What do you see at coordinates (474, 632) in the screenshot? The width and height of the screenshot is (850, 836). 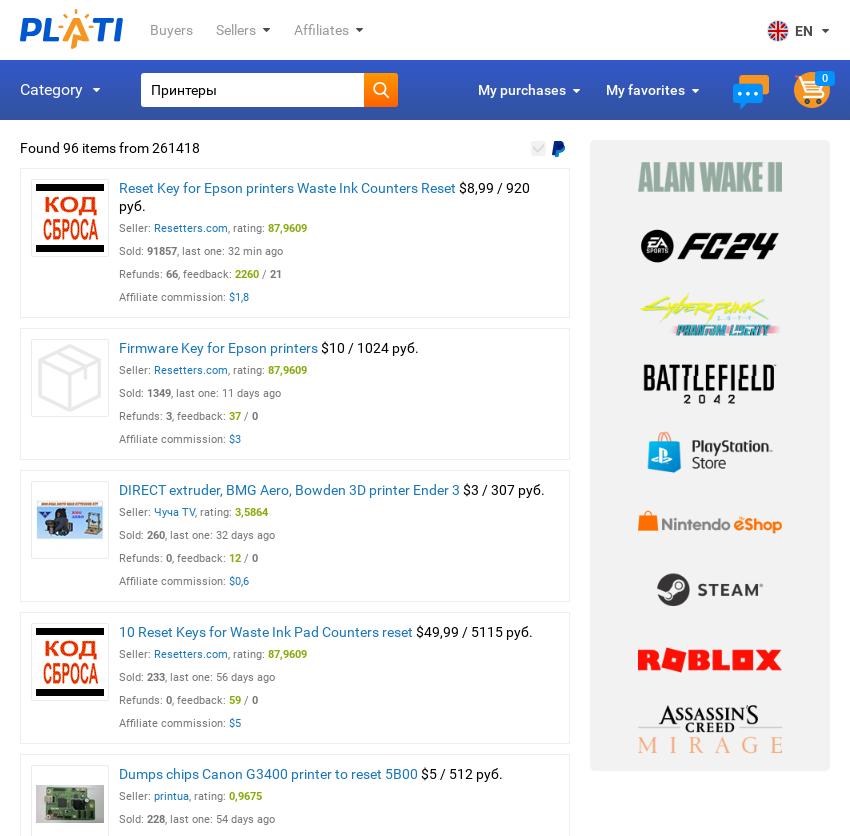 I see `'$49,99 / 5115 руб.'` at bounding box center [474, 632].